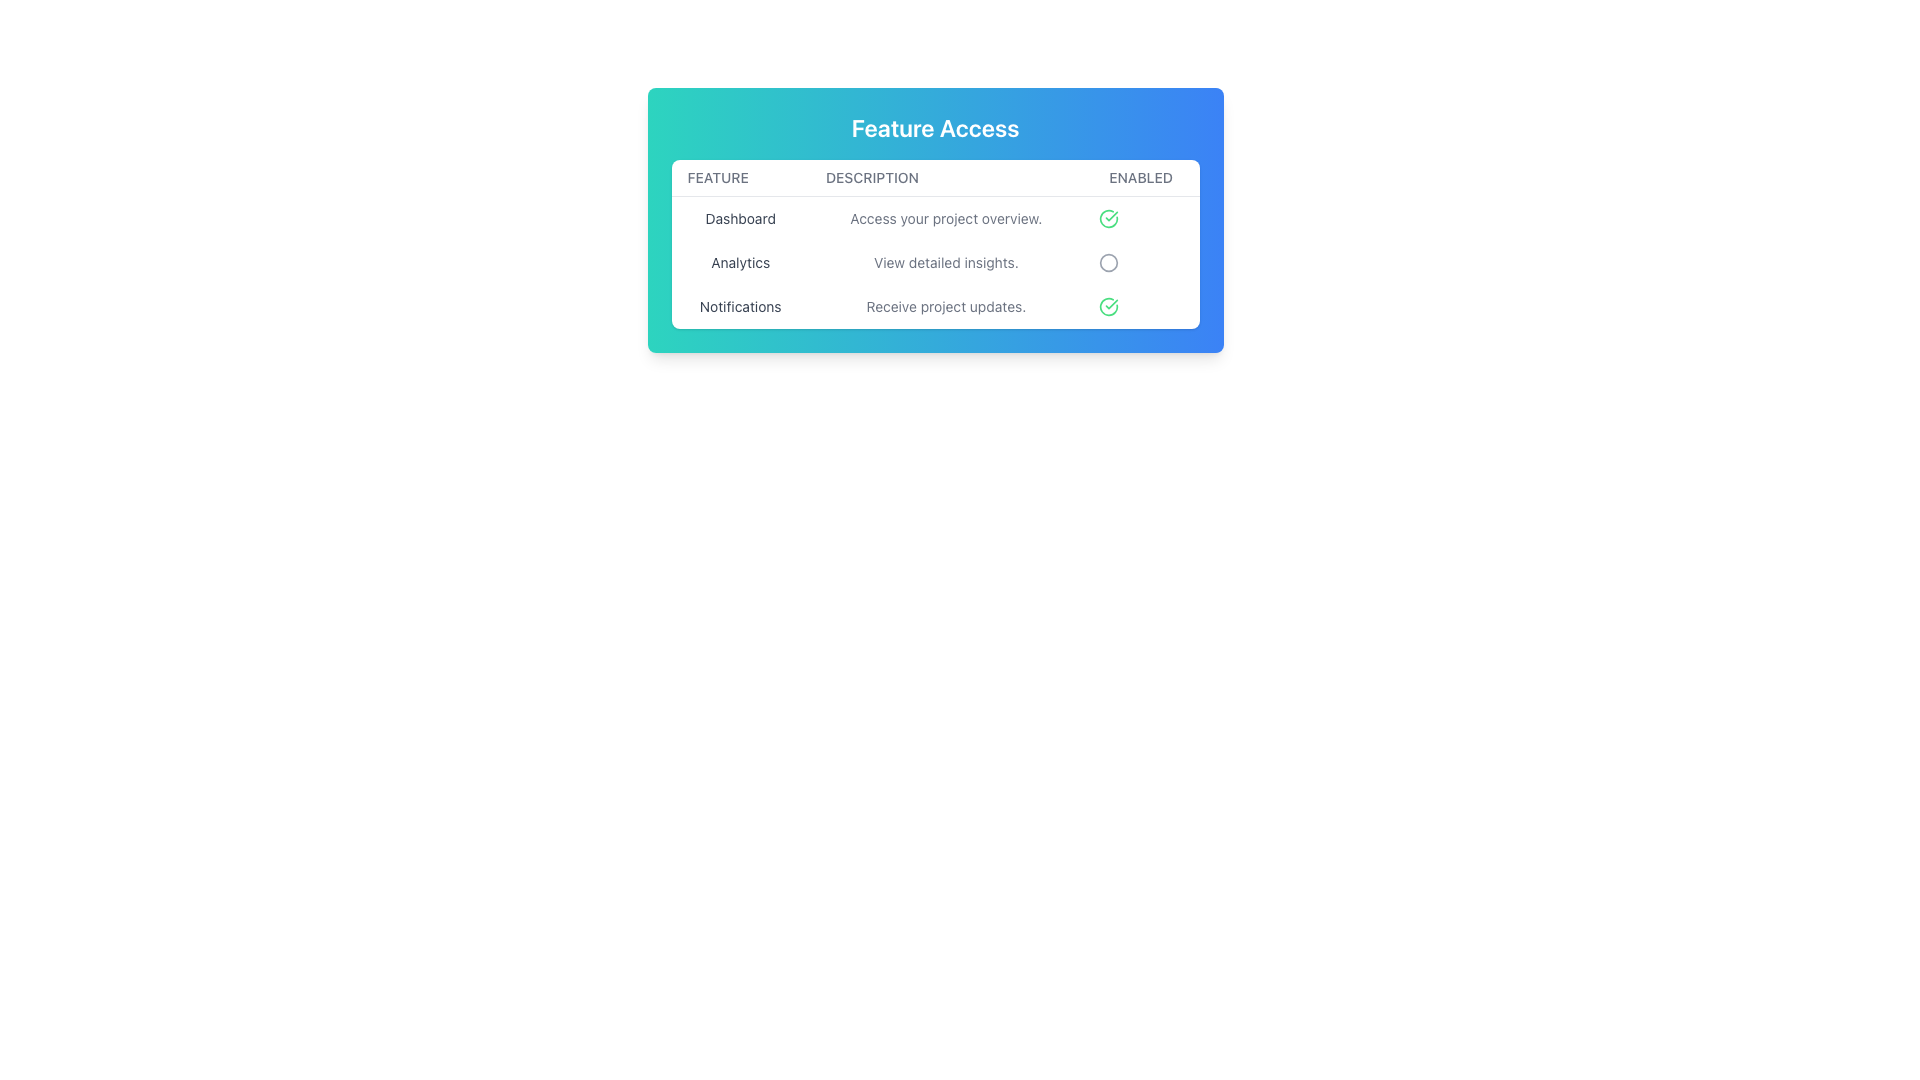 The height and width of the screenshot is (1080, 1920). What do you see at coordinates (1107, 307) in the screenshot?
I see `the green tick mark icon within a circle located in the 'Enabled' column of the 'Dashboard' row under the 'Feature Access' section` at bounding box center [1107, 307].